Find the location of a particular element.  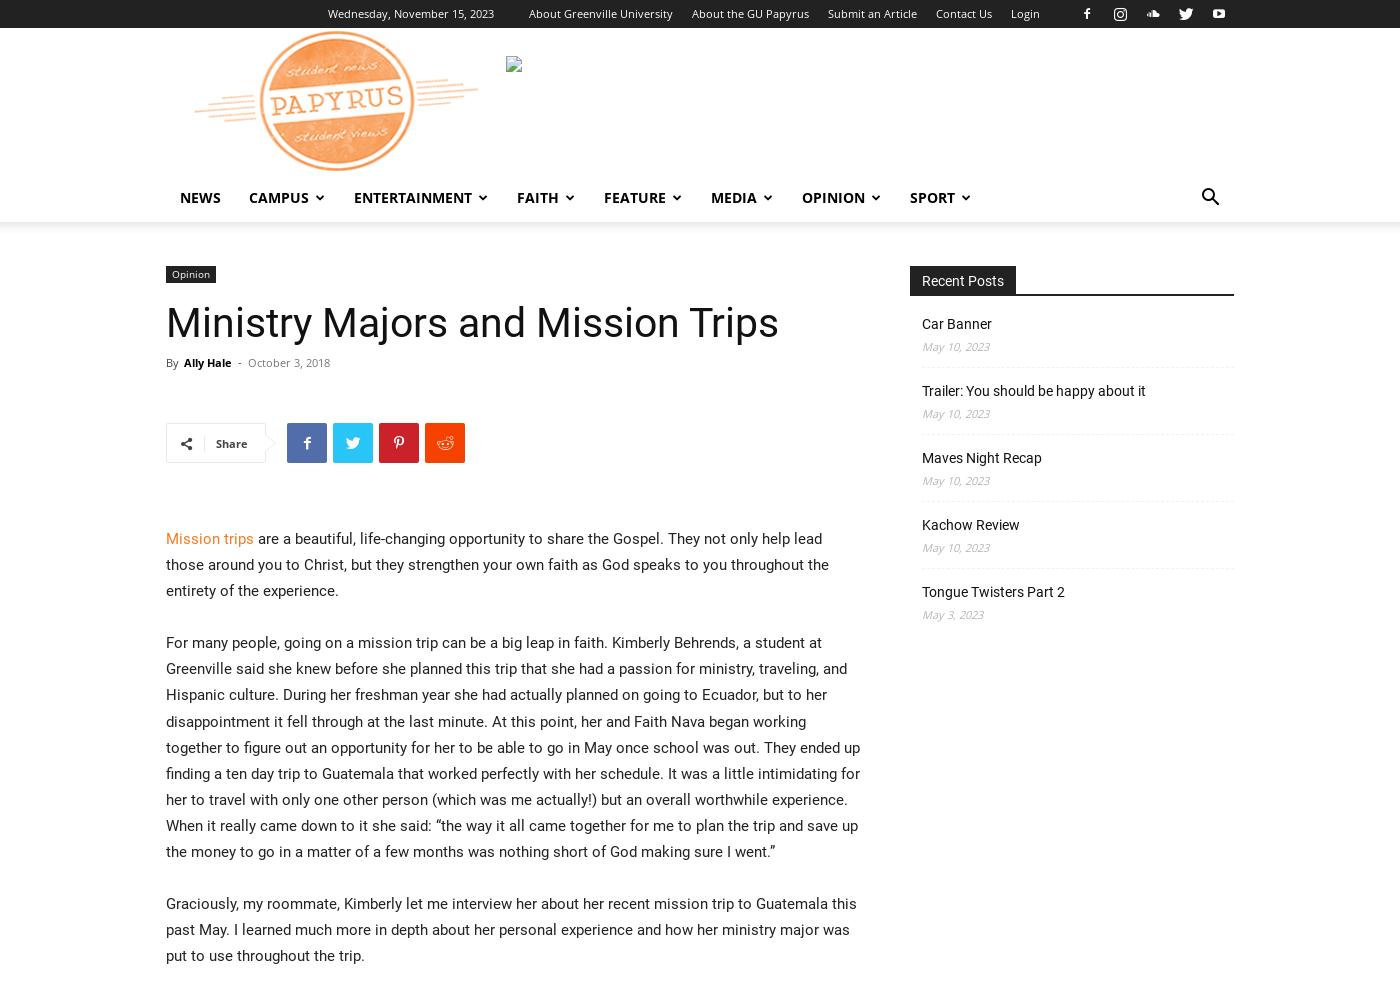

'Ally Hale' is located at coordinates (208, 361).